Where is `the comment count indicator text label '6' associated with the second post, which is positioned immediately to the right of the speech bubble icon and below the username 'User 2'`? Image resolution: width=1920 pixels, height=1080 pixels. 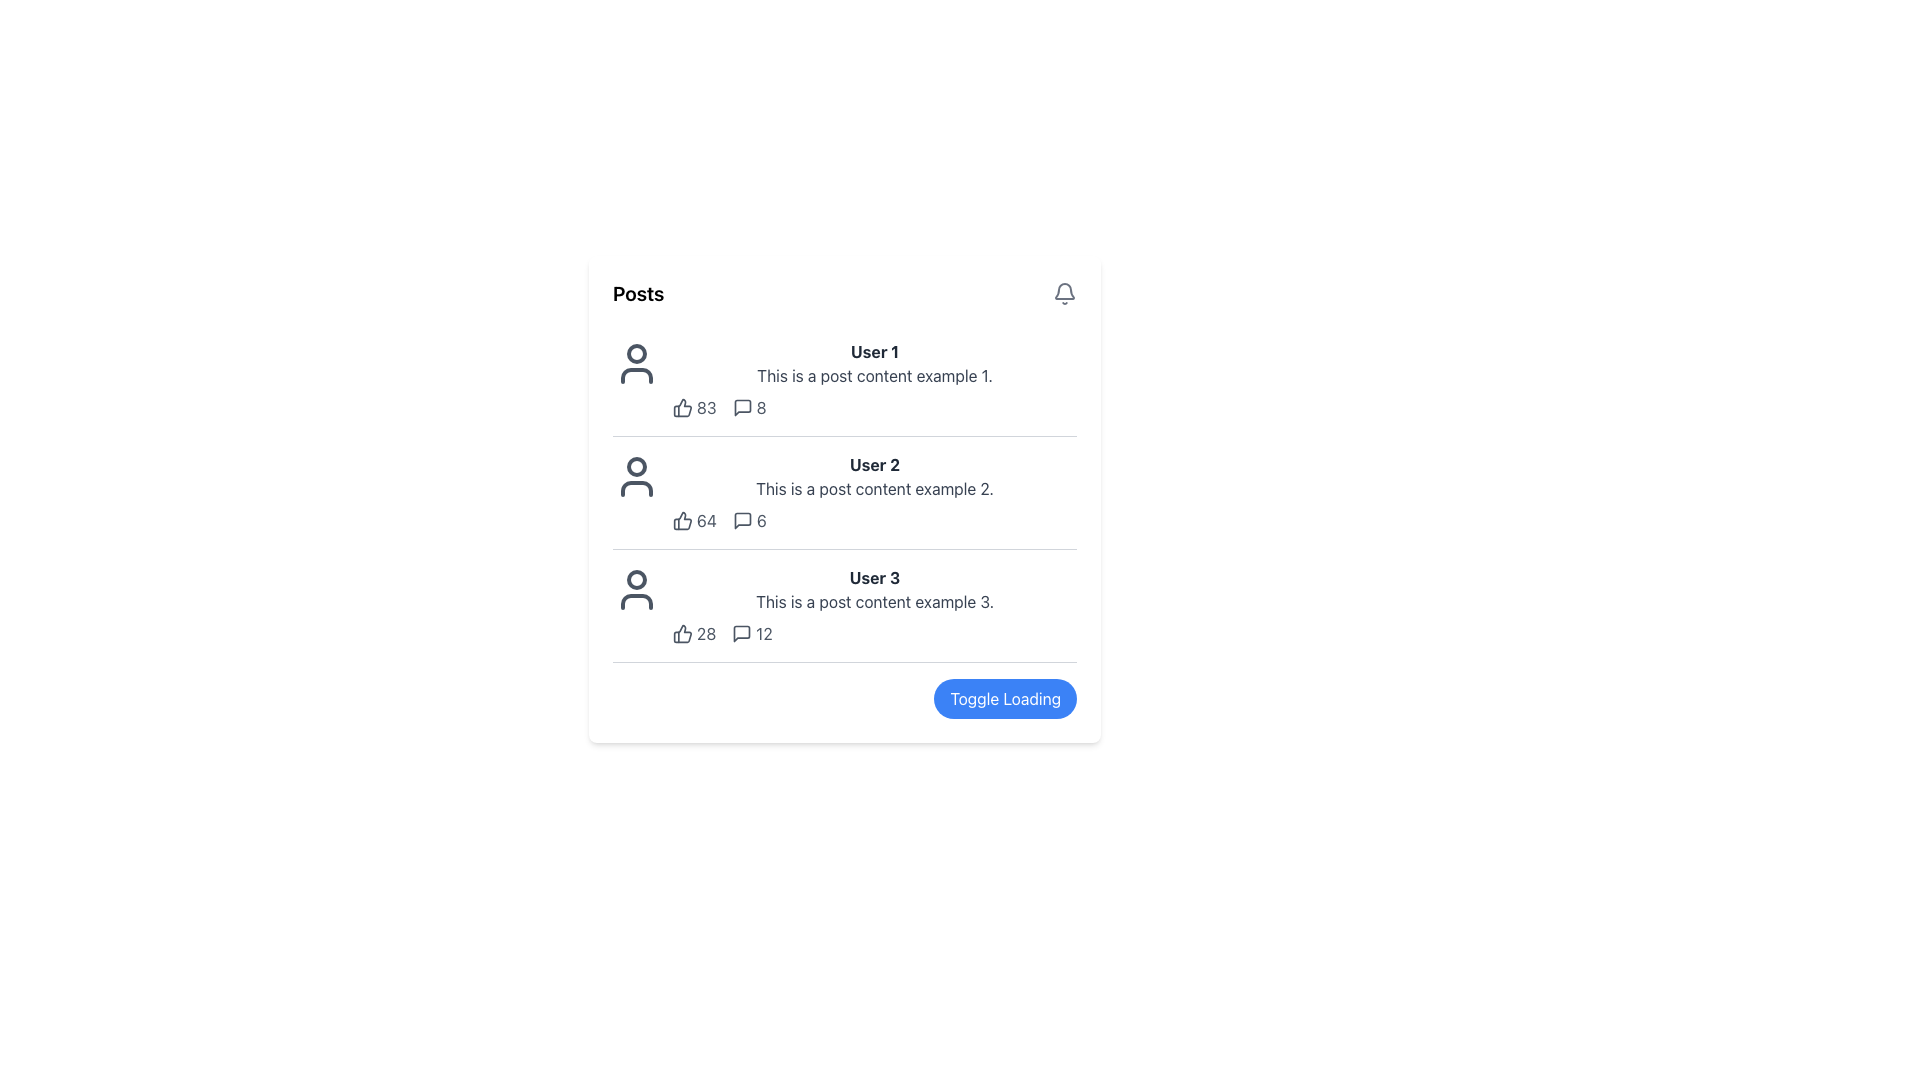 the comment count indicator text label '6' associated with the second post, which is positioned immediately to the right of the speech bubble icon and below the username 'User 2' is located at coordinates (760, 519).